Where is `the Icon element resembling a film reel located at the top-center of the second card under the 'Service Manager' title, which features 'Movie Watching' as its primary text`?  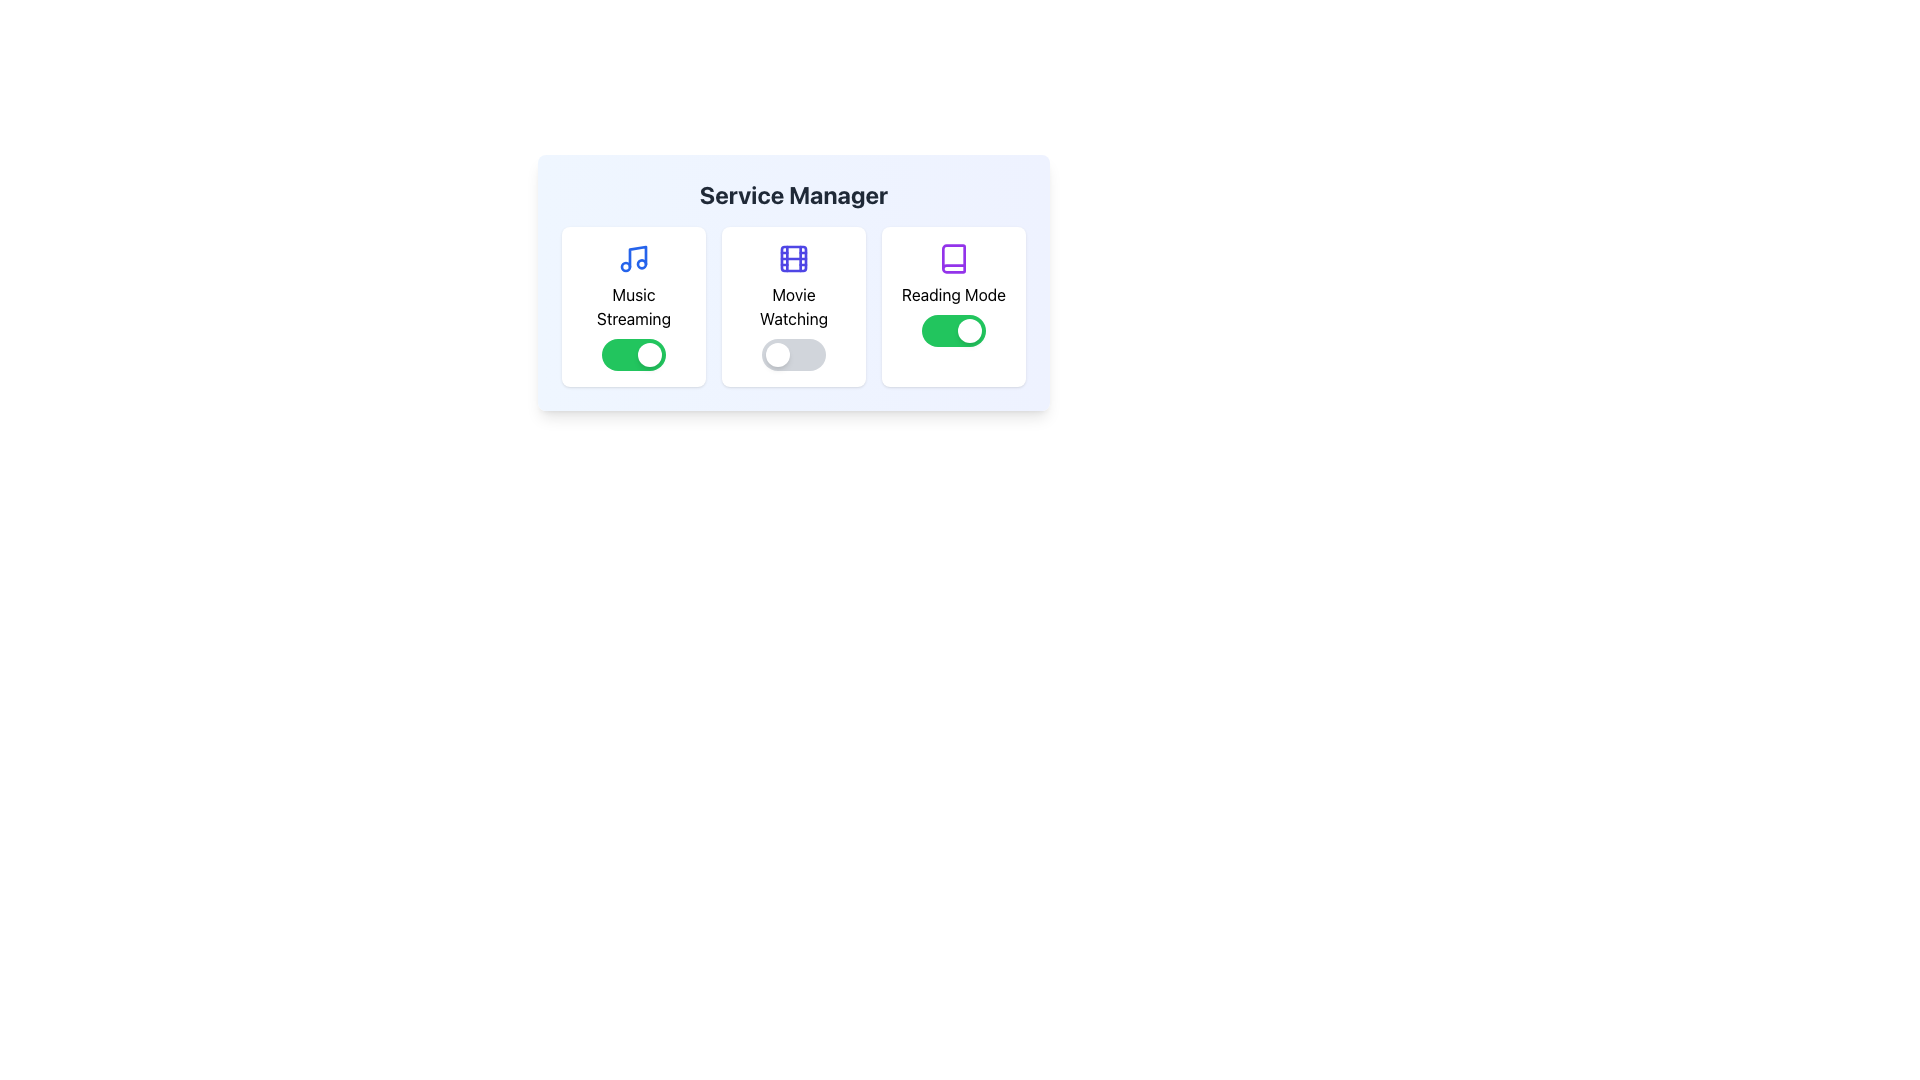 the Icon element resembling a film reel located at the top-center of the second card under the 'Service Manager' title, which features 'Movie Watching' as its primary text is located at coordinates (792, 257).